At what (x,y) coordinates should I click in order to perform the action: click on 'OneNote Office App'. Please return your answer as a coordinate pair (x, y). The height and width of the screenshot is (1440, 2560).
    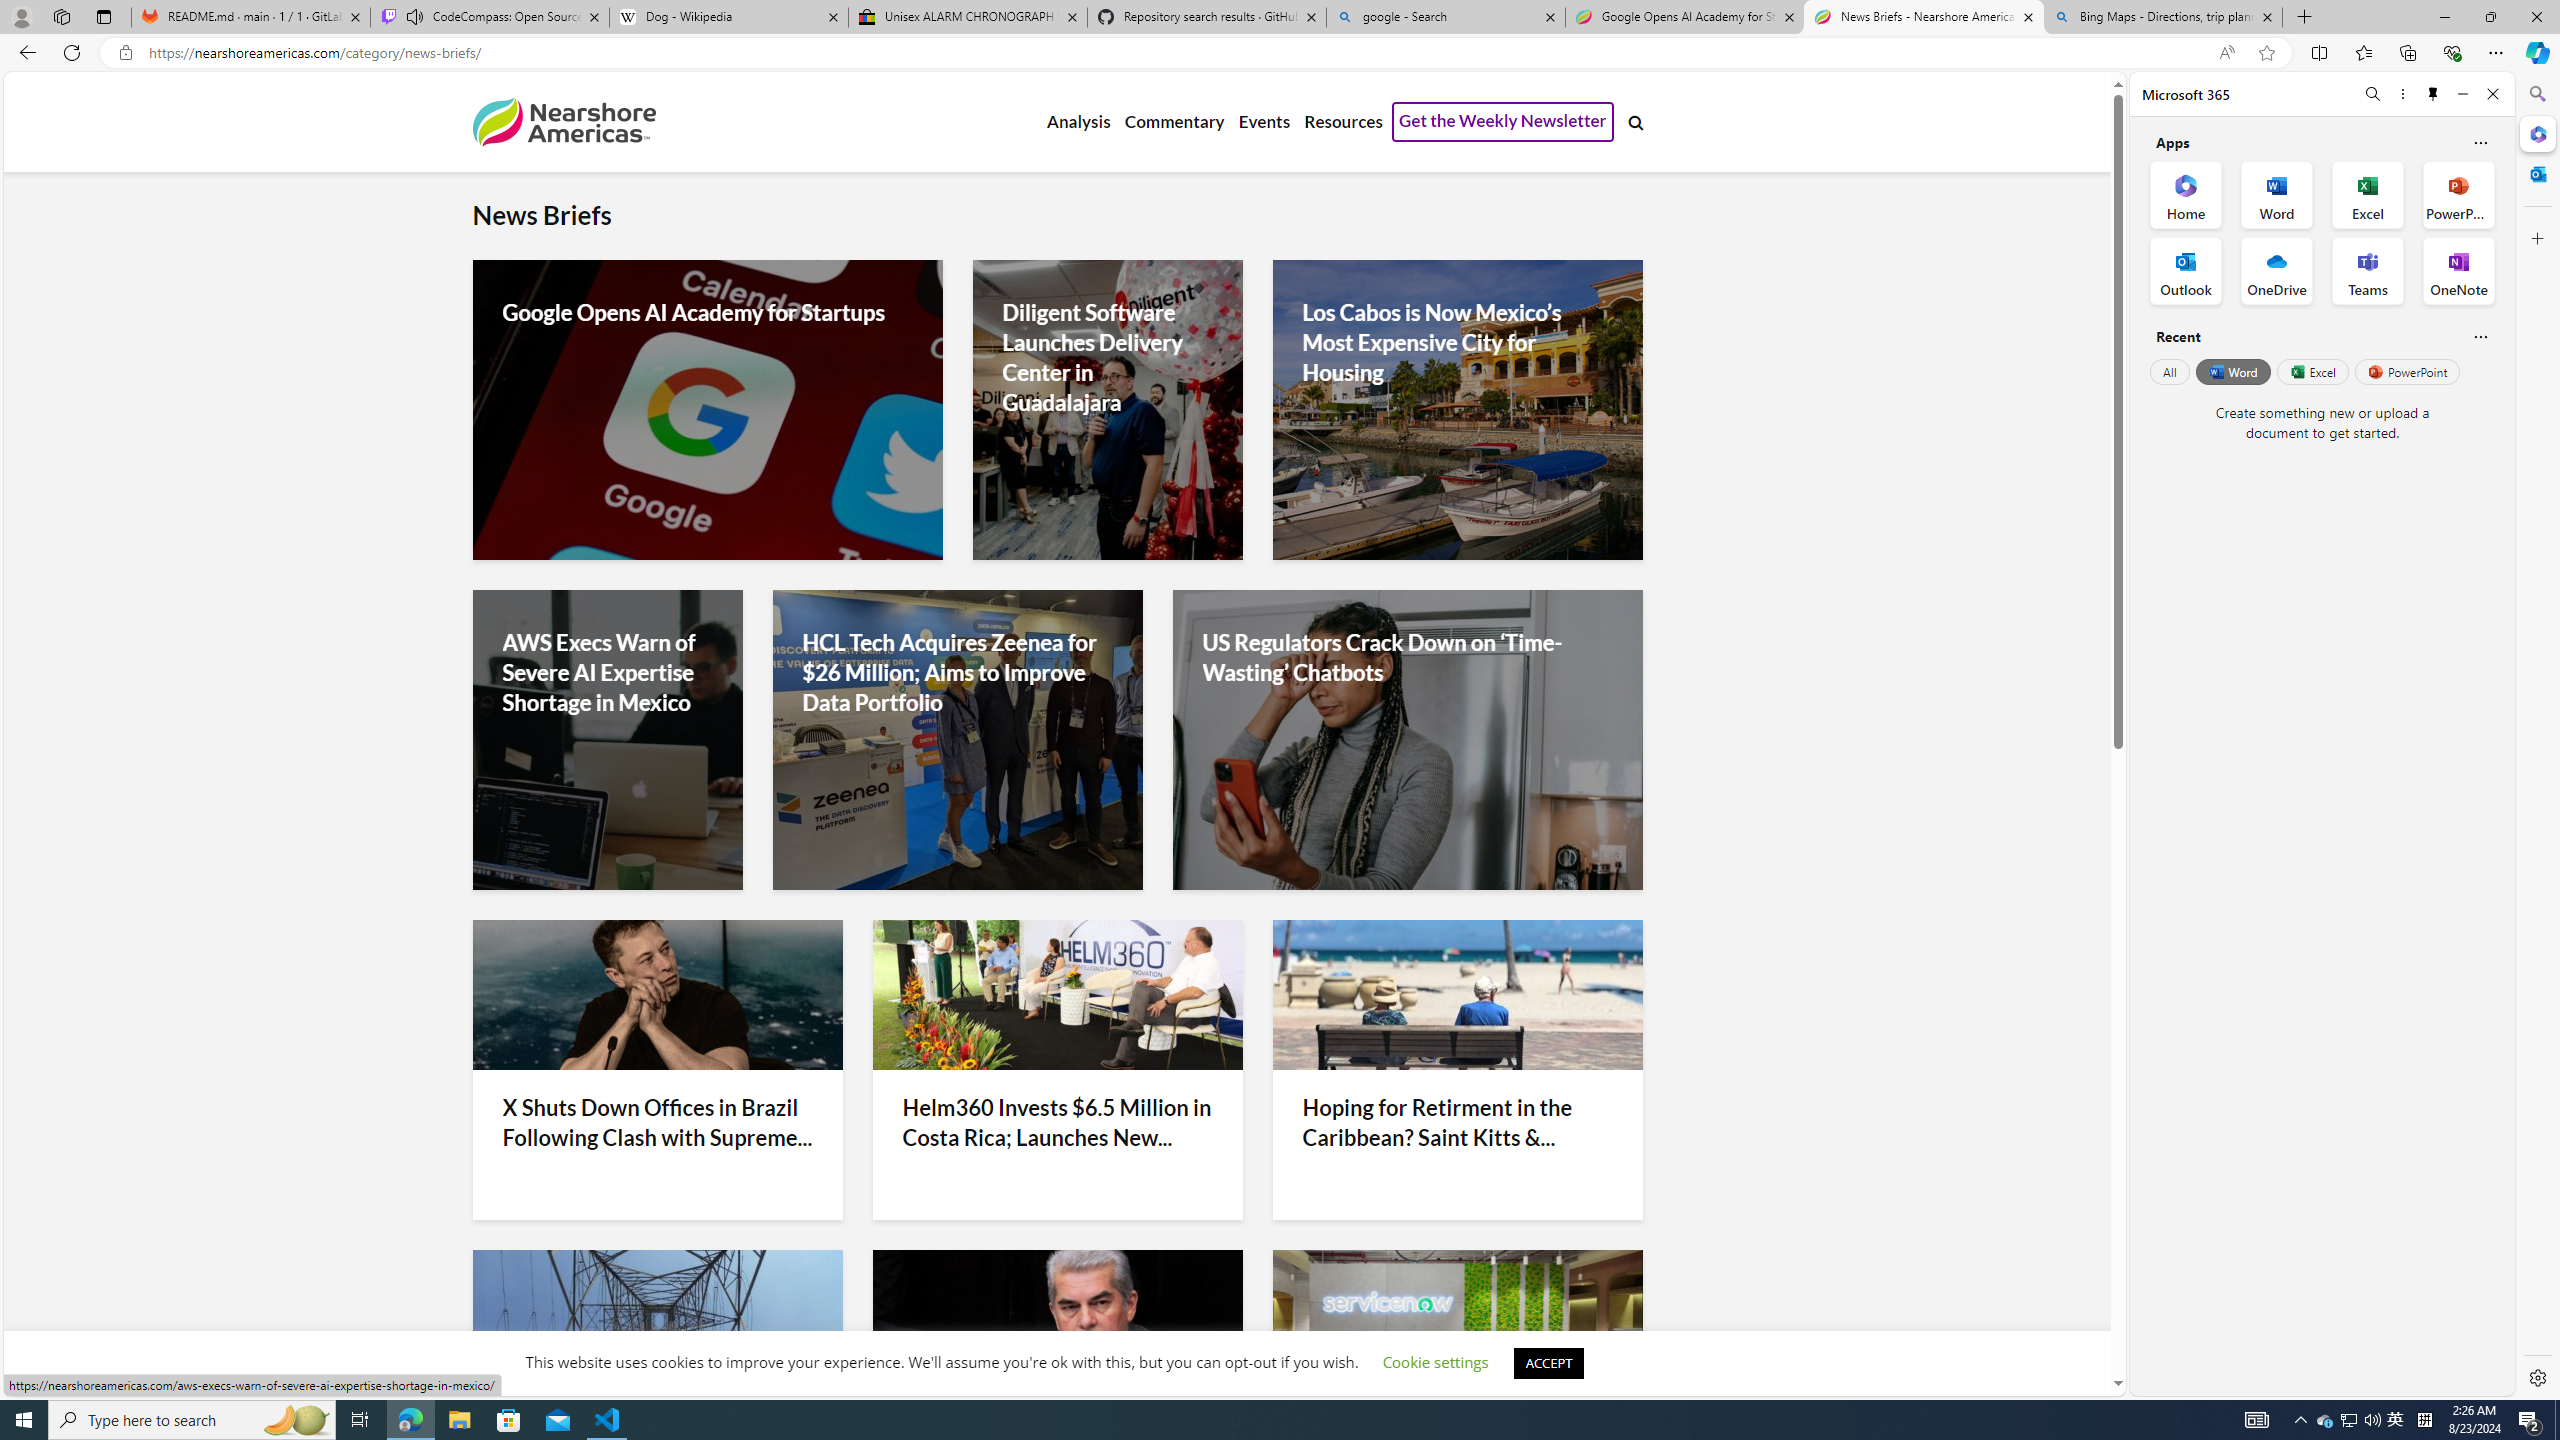
    Looking at the image, I should click on (2458, 271).